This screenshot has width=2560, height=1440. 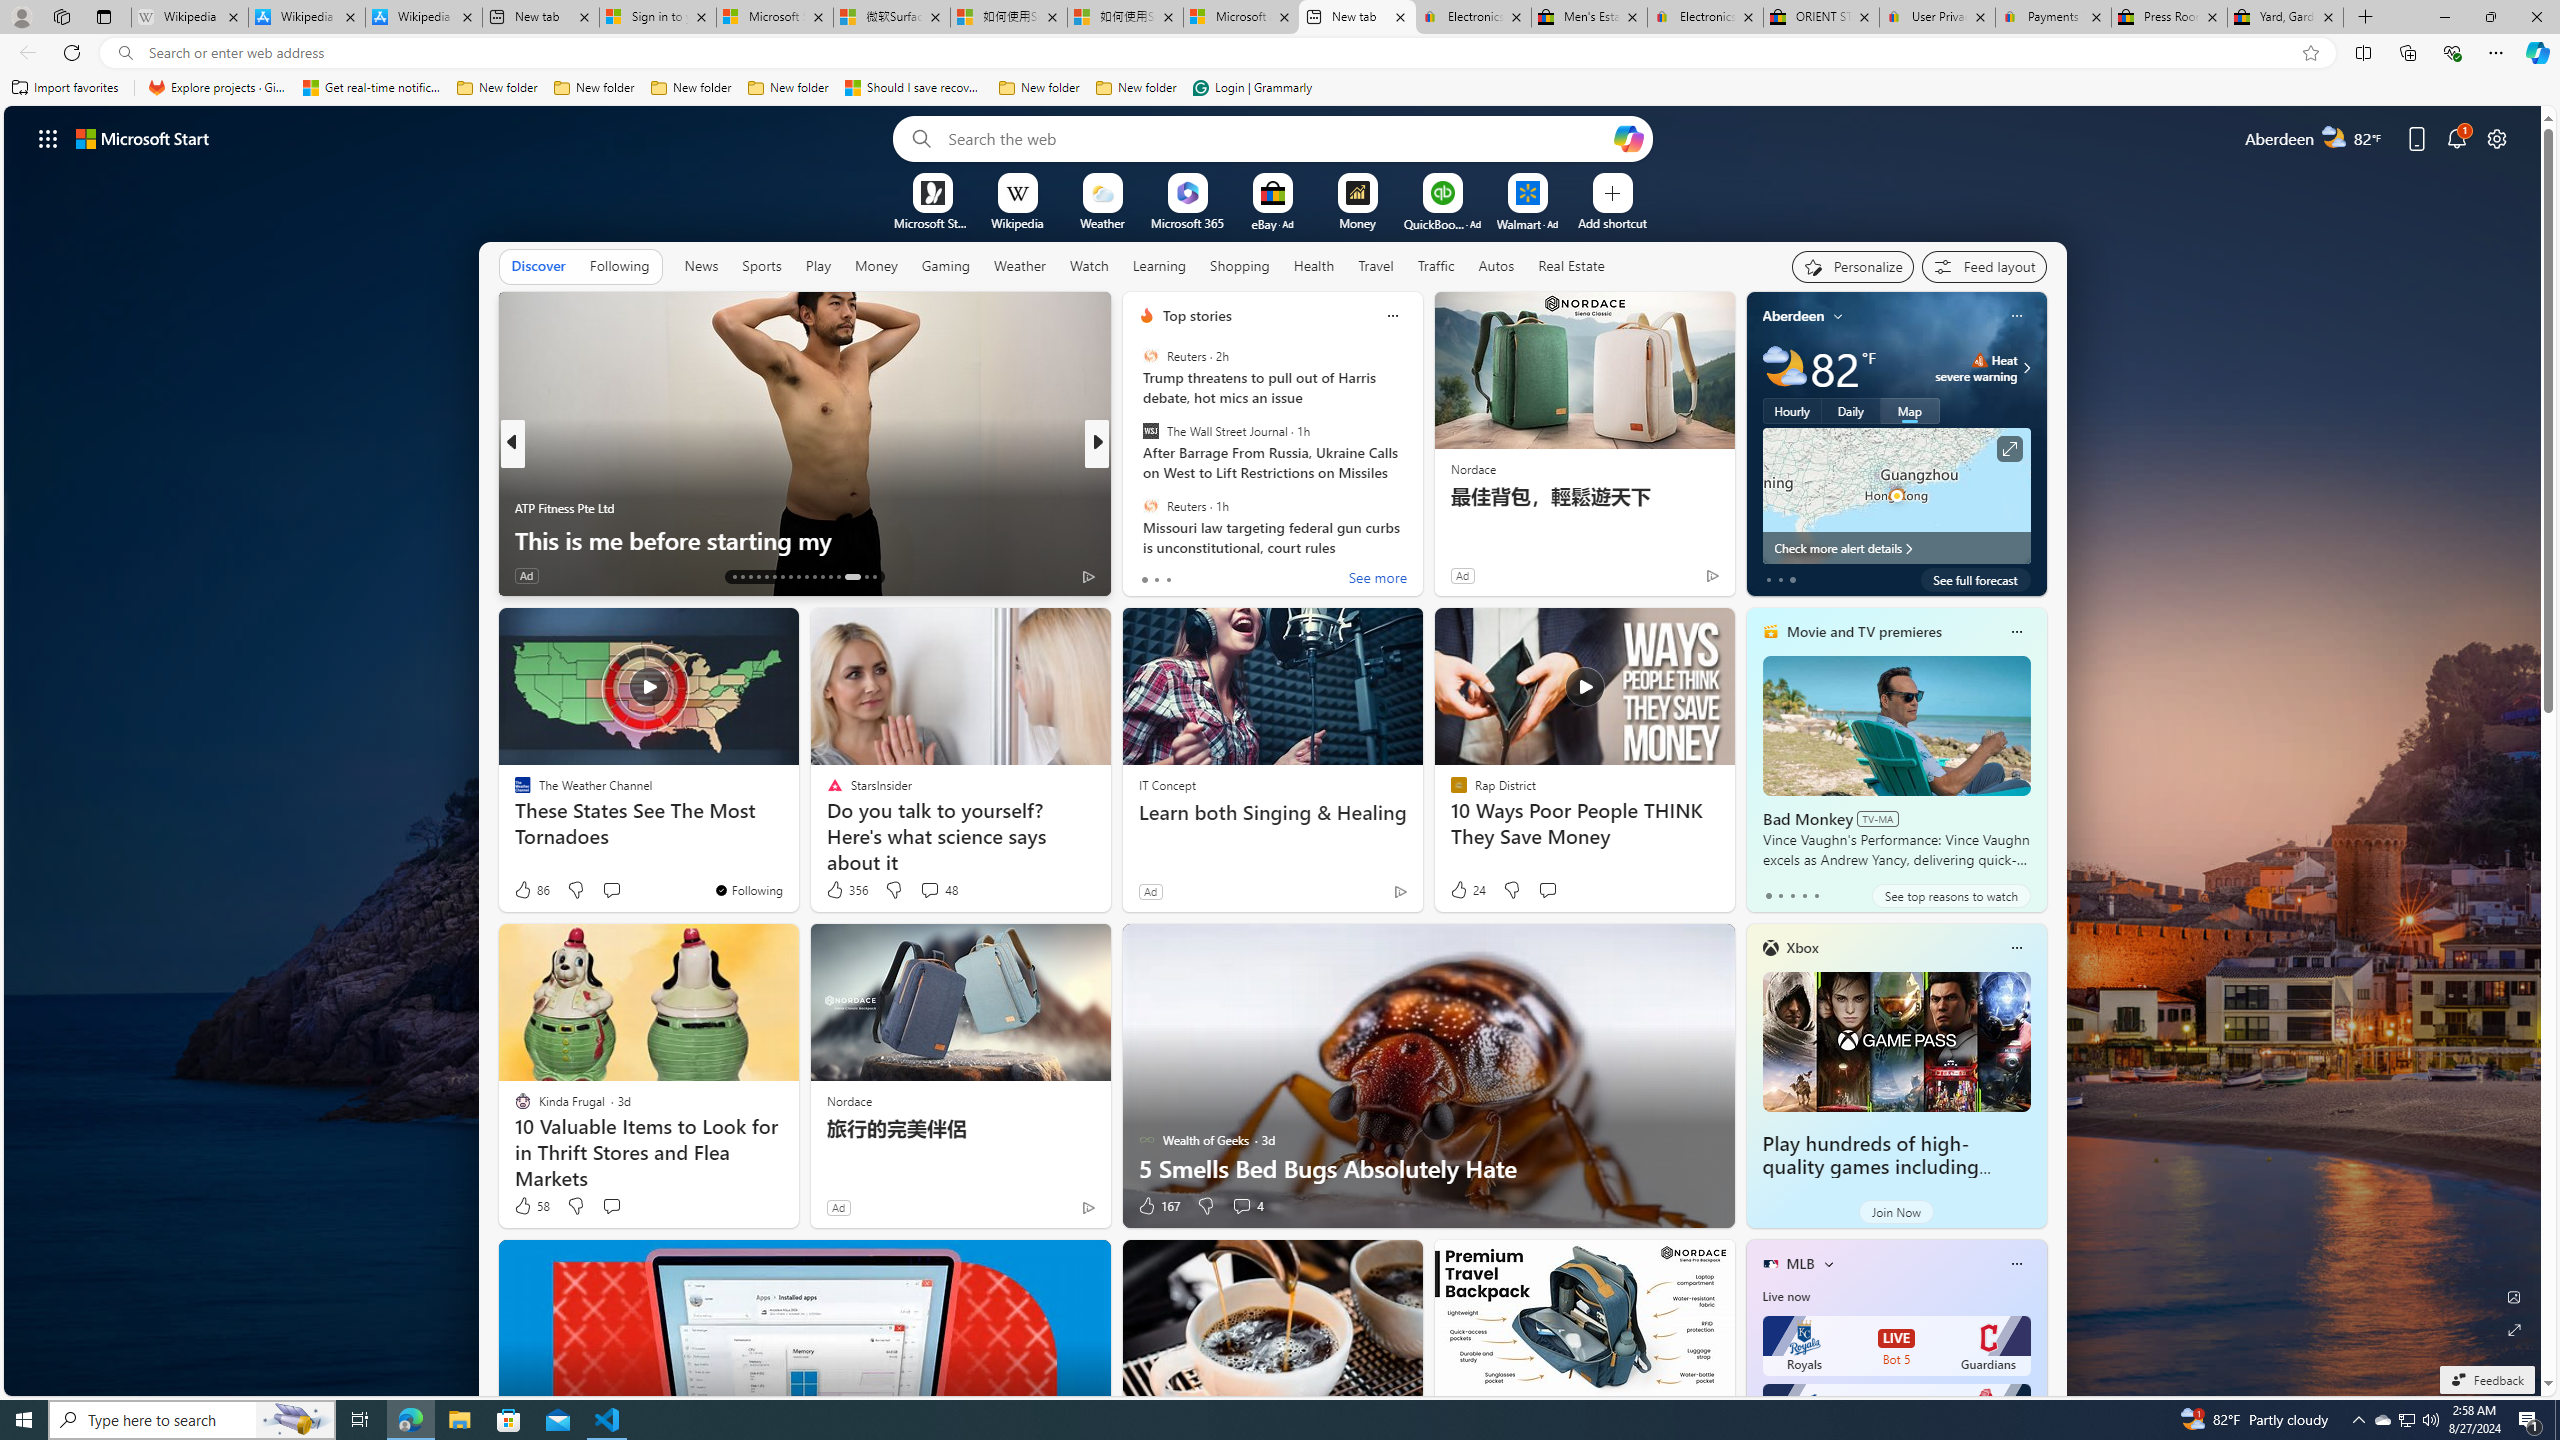 I want to click on 'Larger map ', so click(x=1895, y=495).